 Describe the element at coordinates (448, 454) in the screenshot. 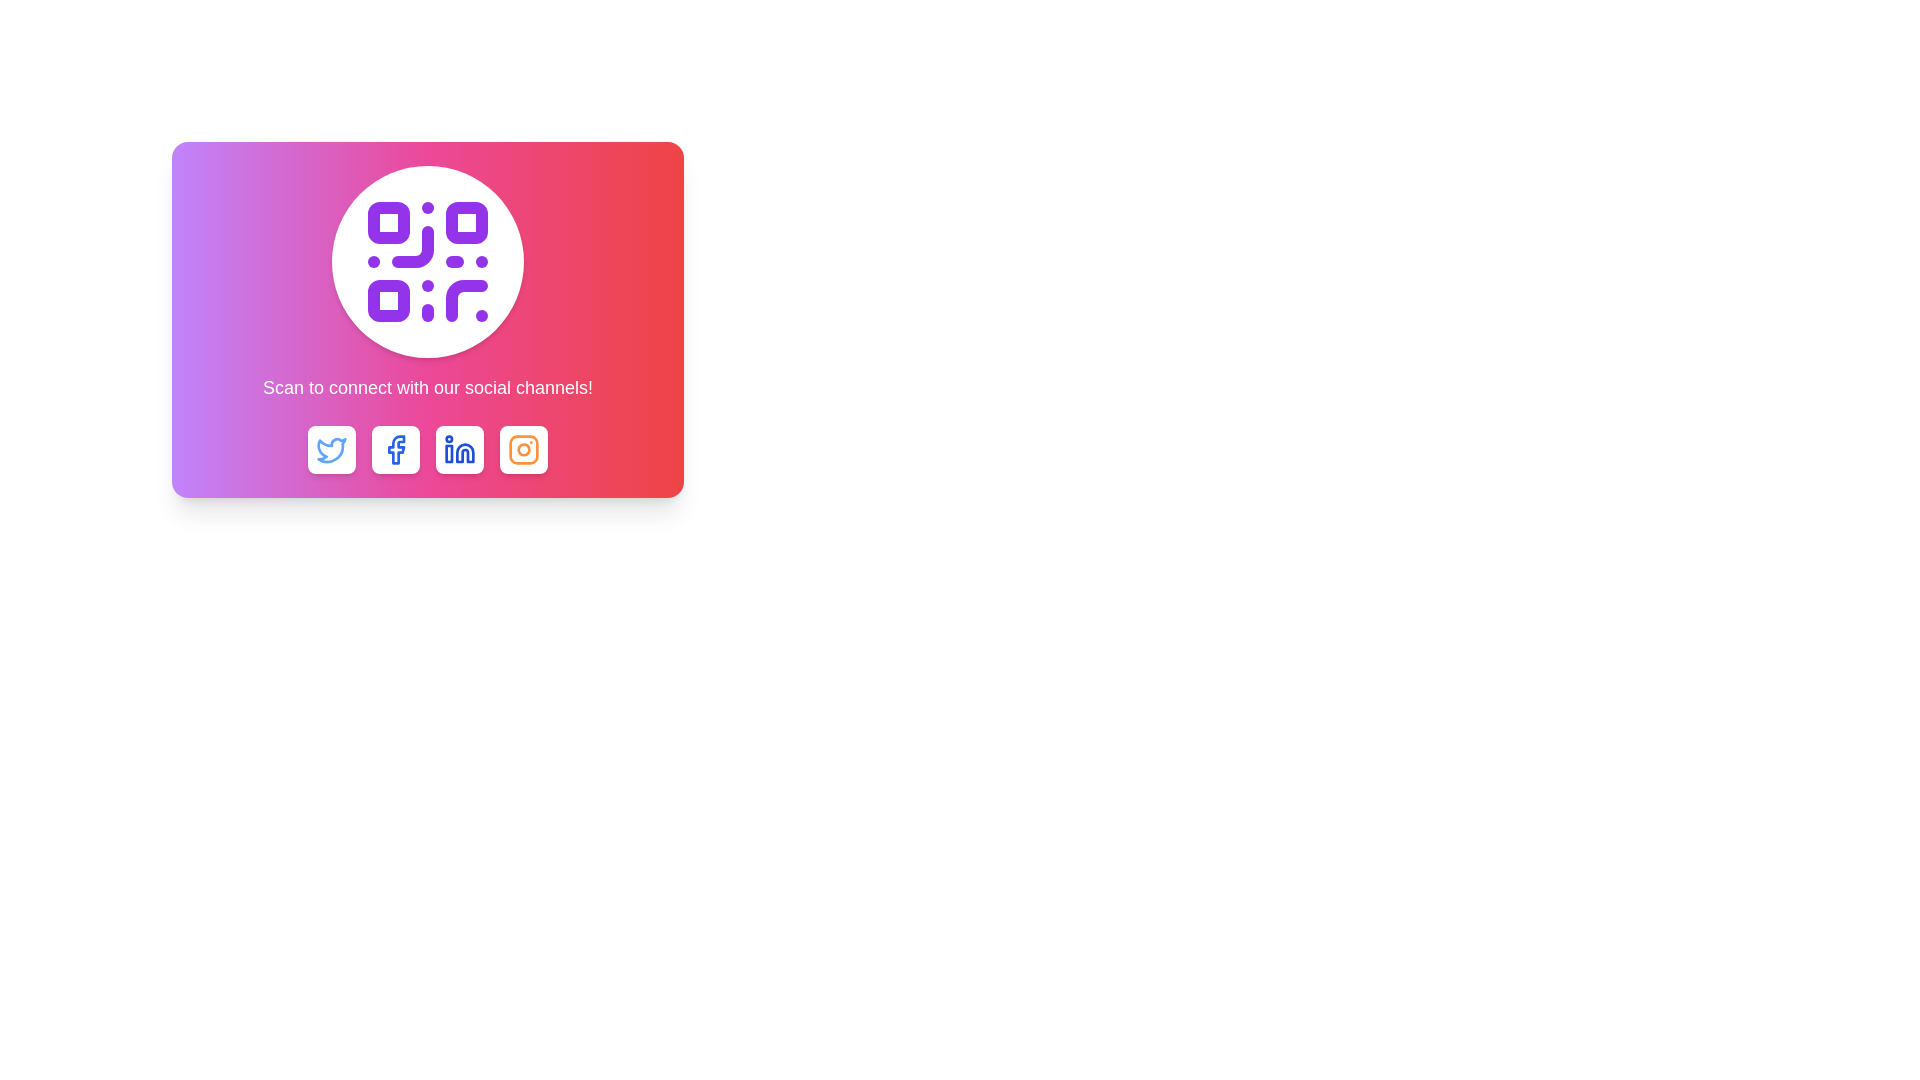

I see `the LinkedIn icon component, which is part of the social media icons row and contributes visually to the LinkedIn brand` at that location.